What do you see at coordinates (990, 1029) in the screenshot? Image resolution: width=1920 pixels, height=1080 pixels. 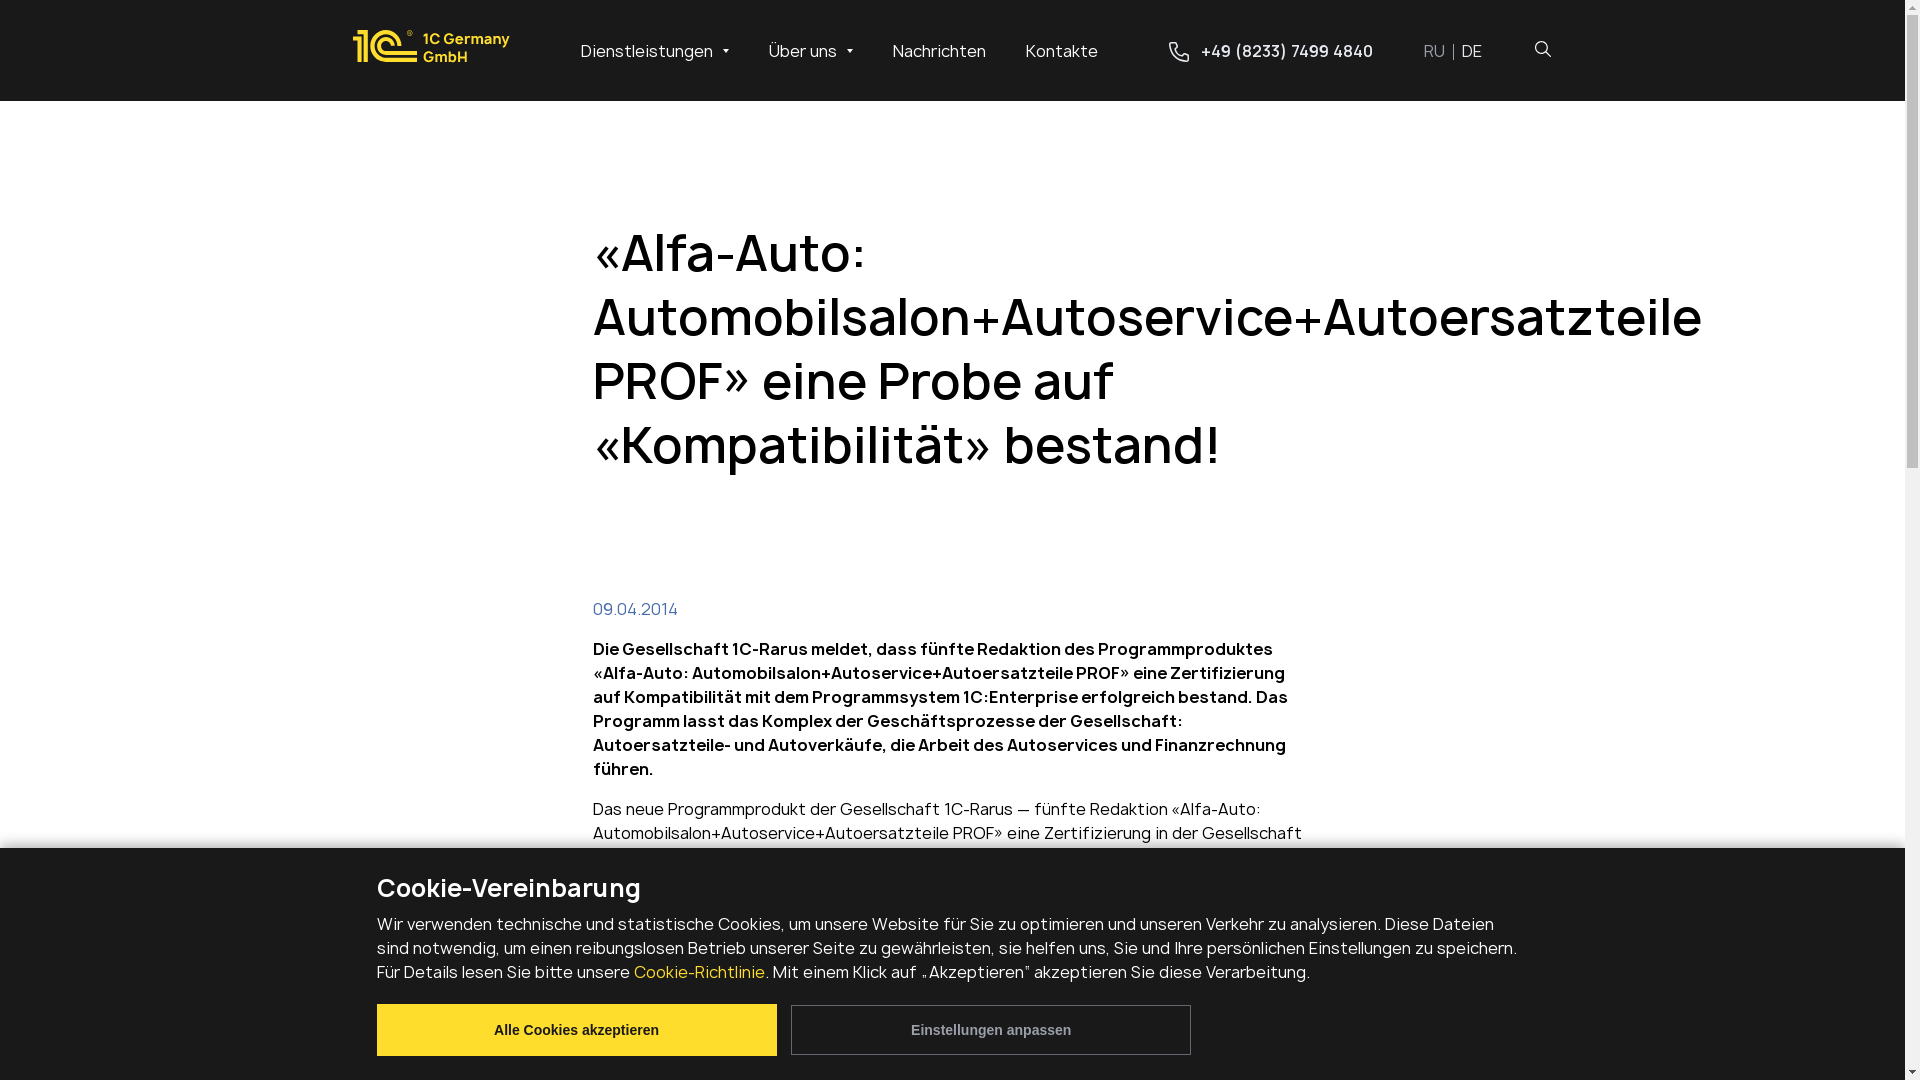 I see `'Einstellungen anpassen'` at bounding box center [990, 1029].